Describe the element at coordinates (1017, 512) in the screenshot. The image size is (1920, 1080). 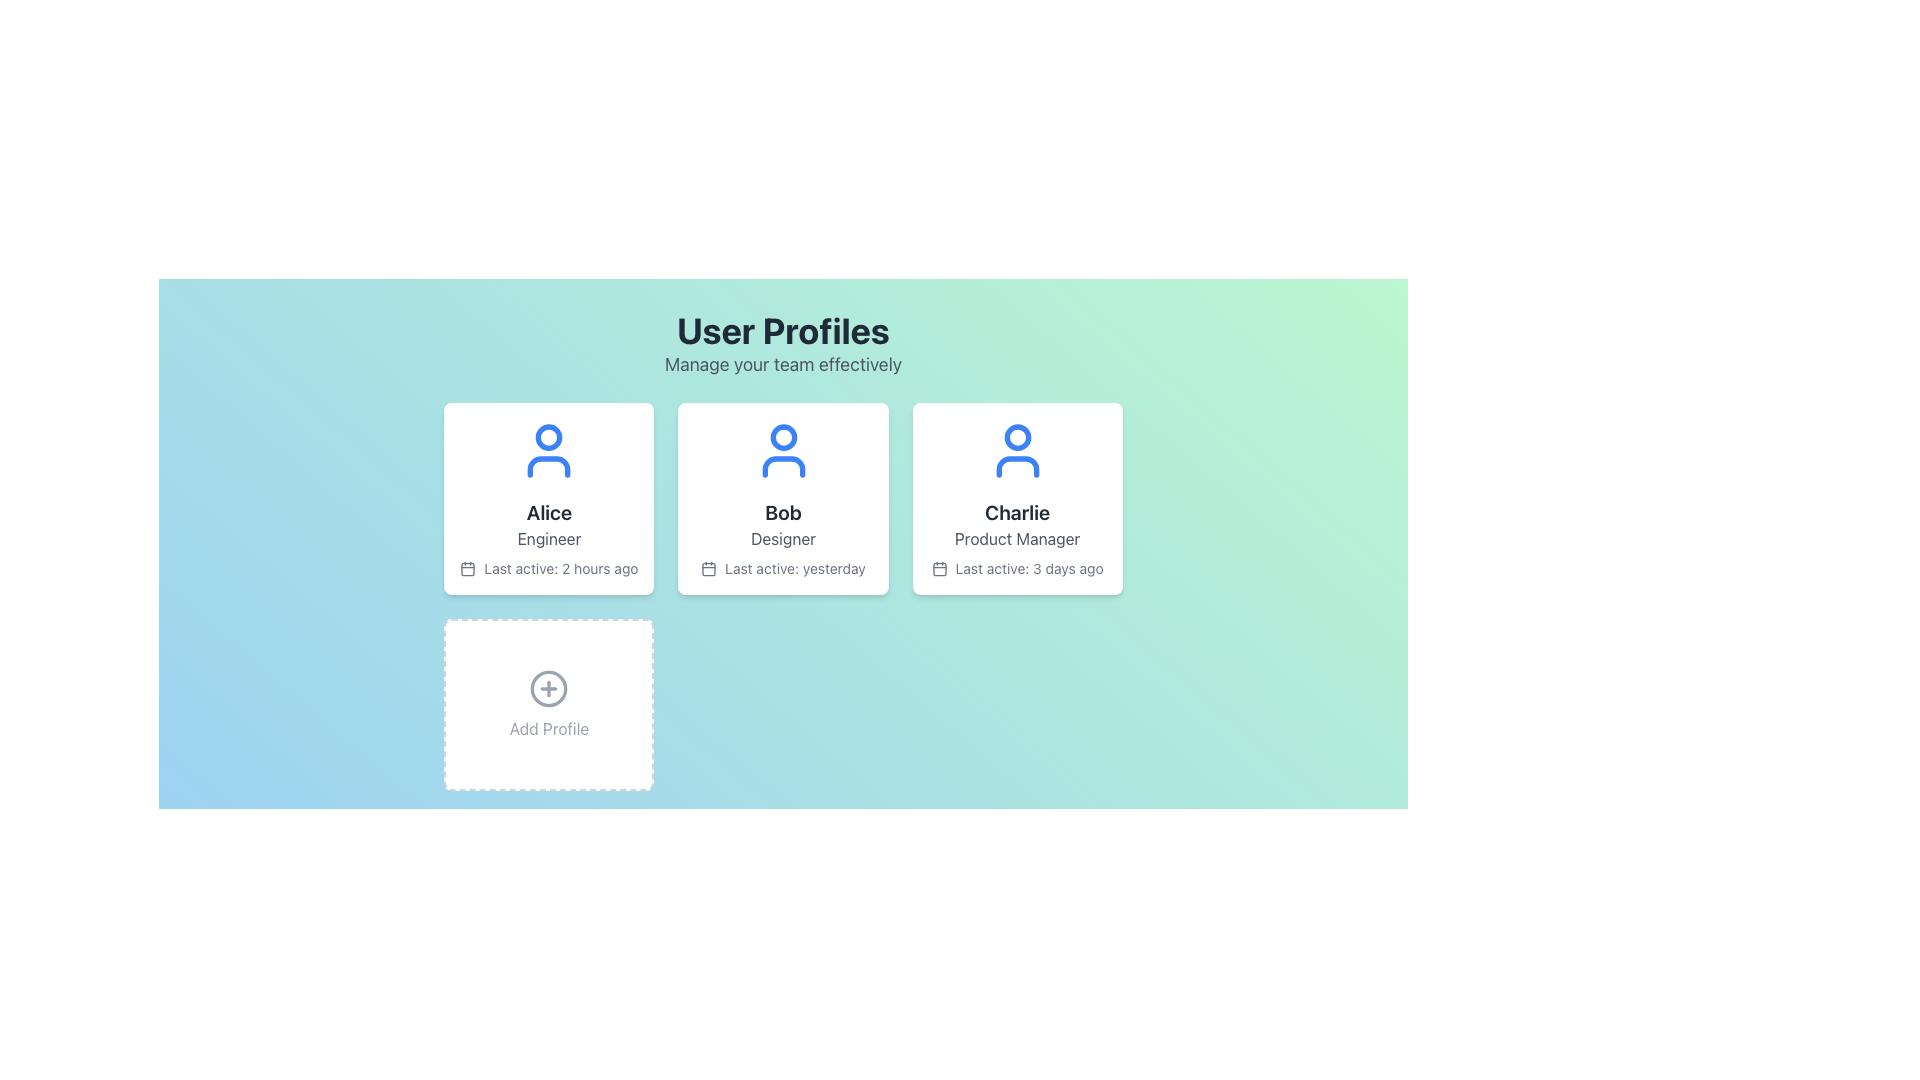
I see `the text 'Charlie'` at that location.